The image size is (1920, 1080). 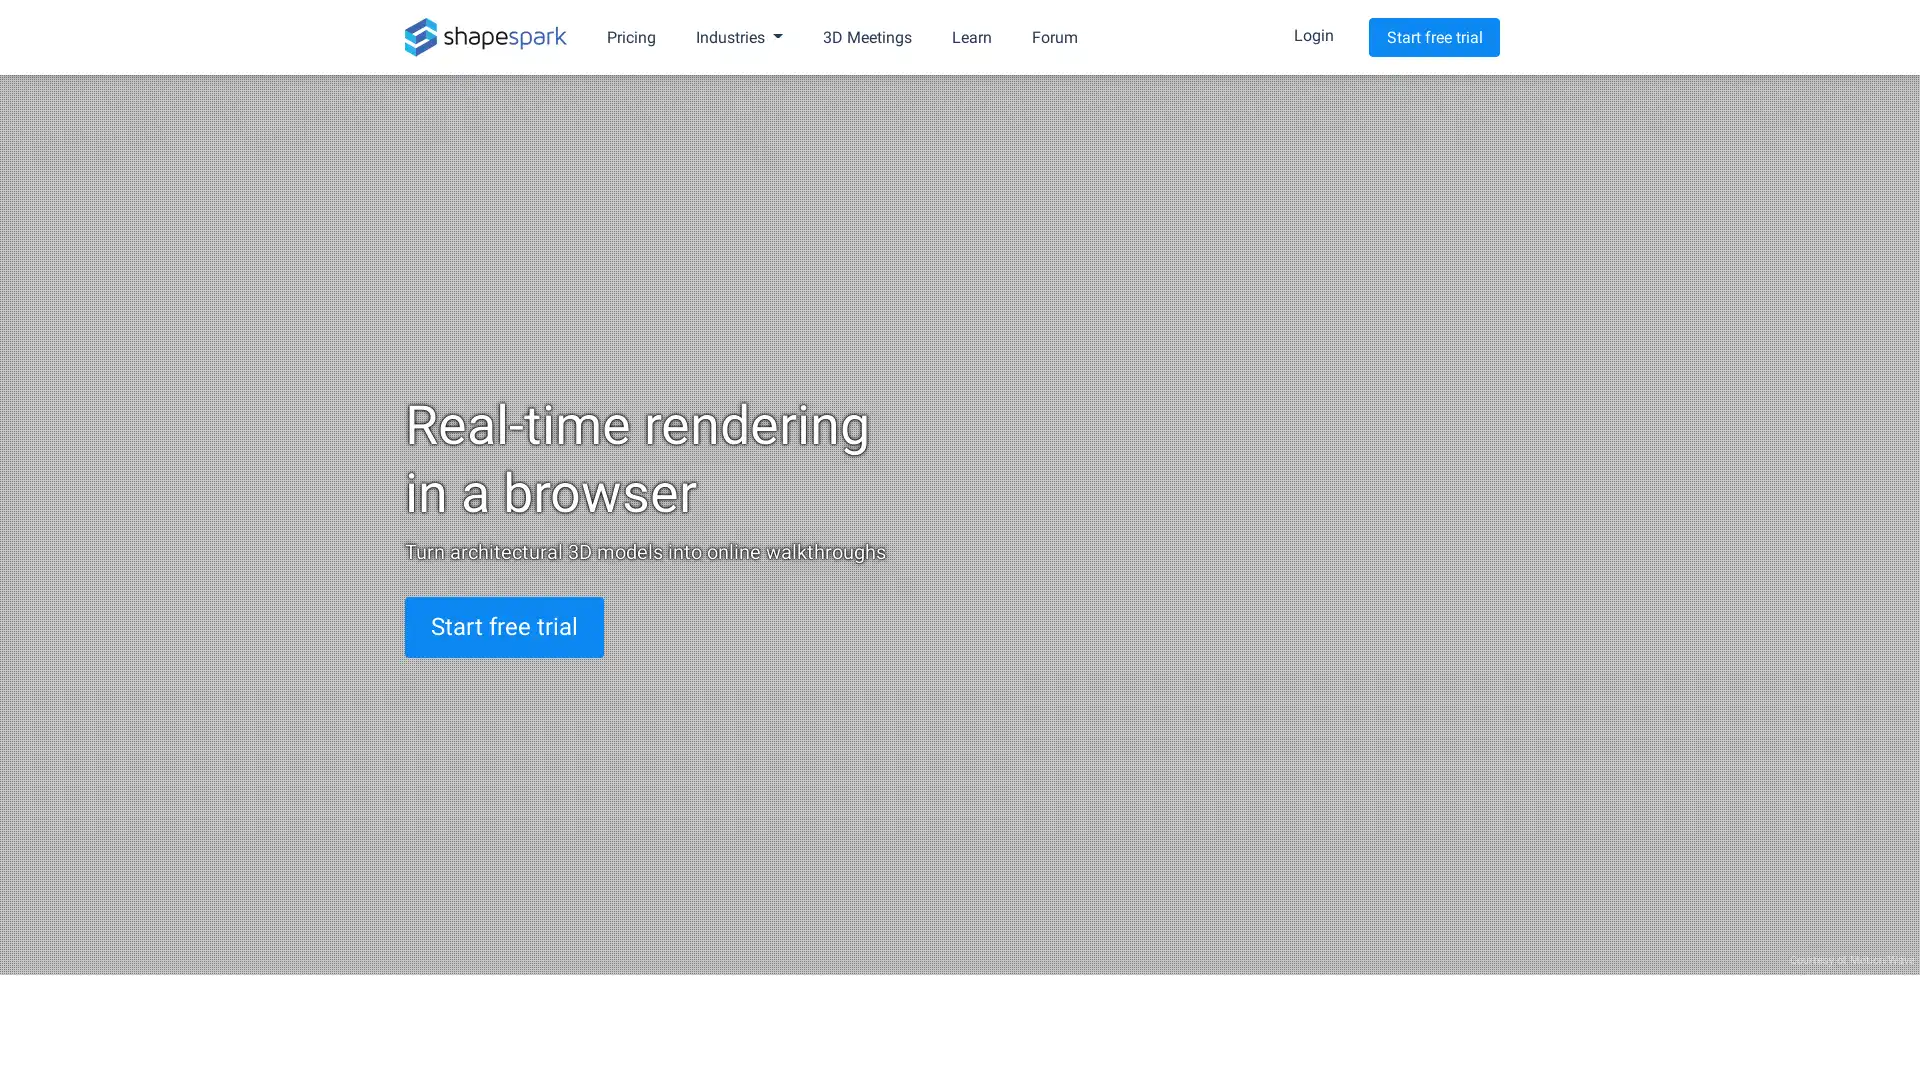 What do you see at coordinates (1433, 37) in the screenshot?
I see `Start free trial` at bounding box center [1433, 37].